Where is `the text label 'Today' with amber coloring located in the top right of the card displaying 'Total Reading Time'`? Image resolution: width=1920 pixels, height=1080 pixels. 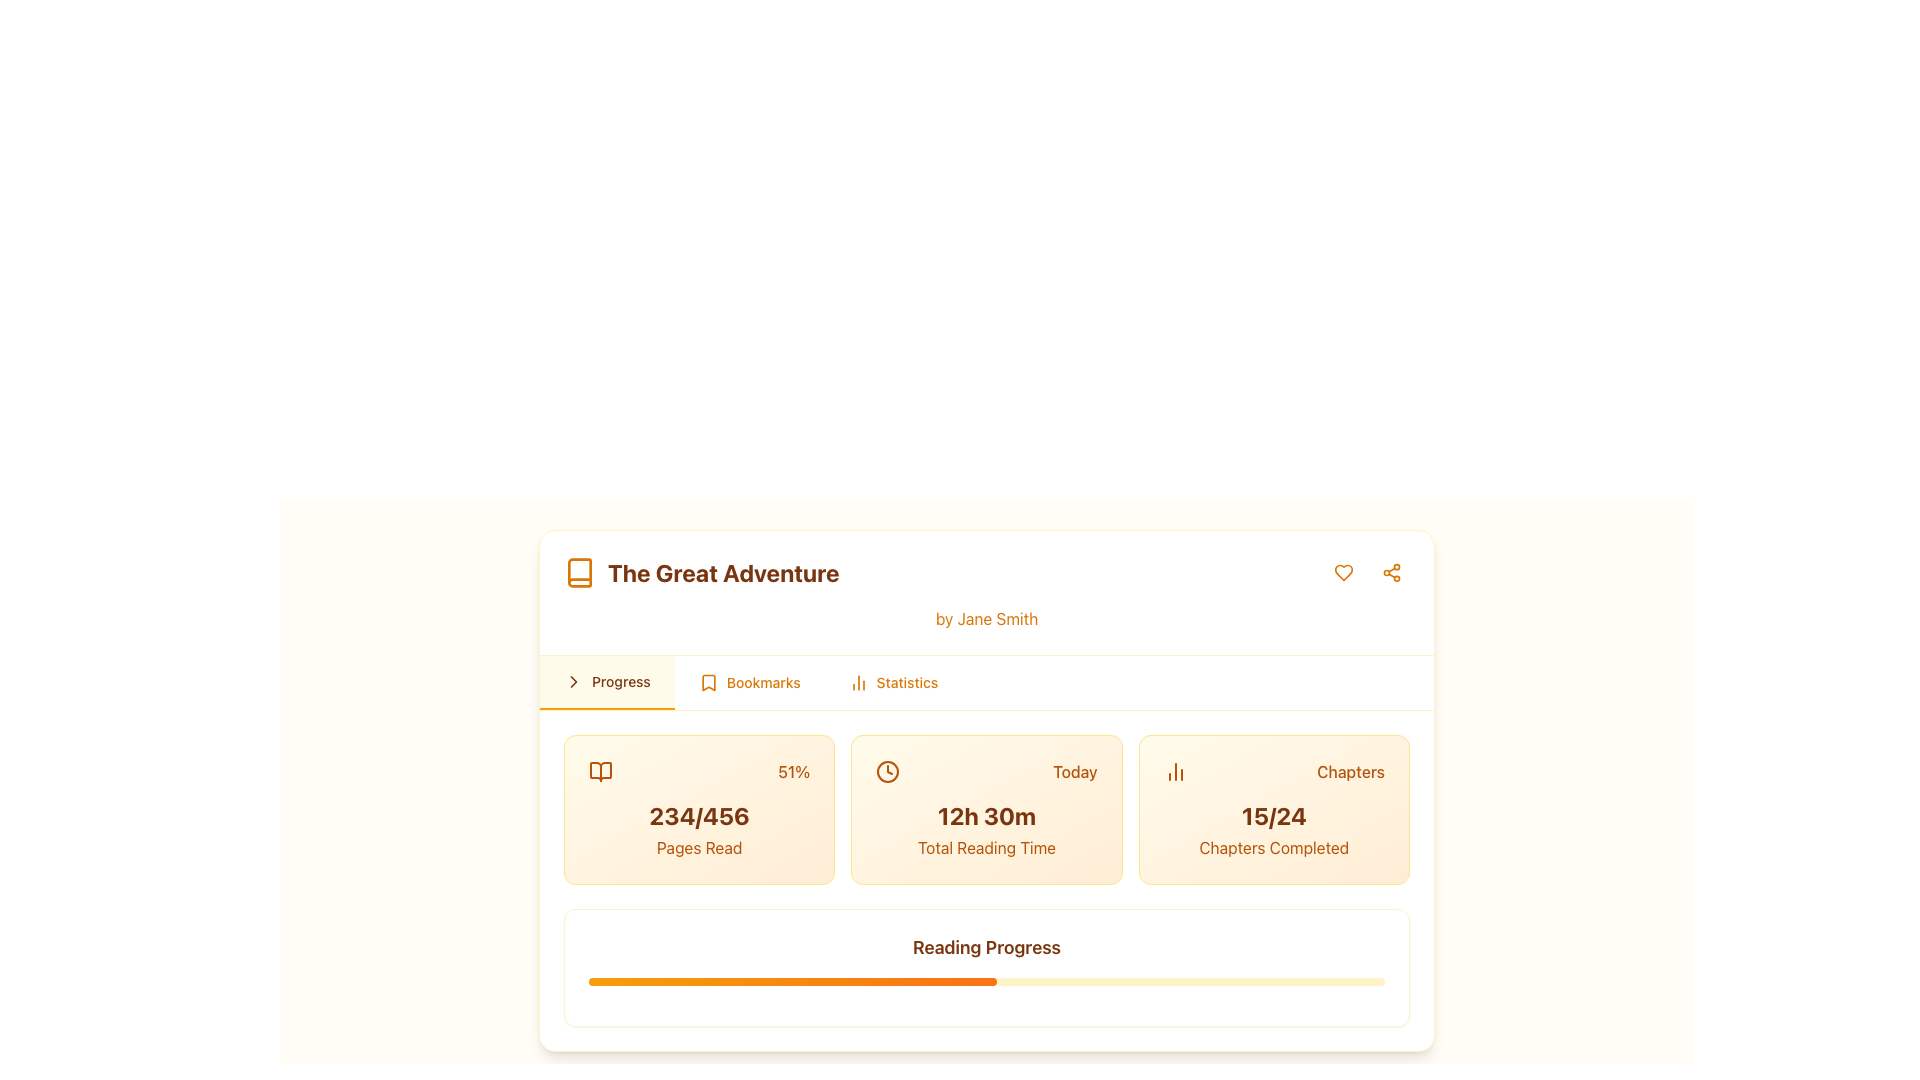 the text label 'Today' with amber coloring located in the top right of the card displaying 'Total Reading Time' is located at coordinates (1074, 770).